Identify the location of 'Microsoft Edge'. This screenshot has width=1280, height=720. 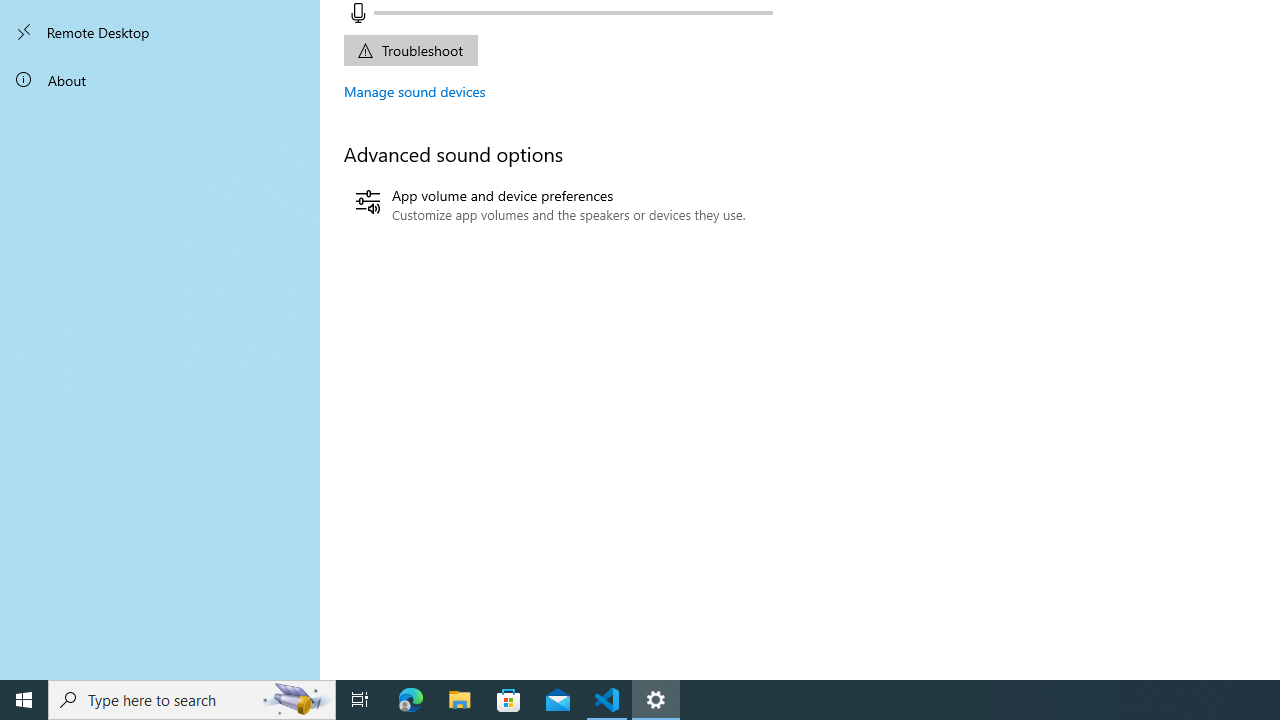
(410, 698).